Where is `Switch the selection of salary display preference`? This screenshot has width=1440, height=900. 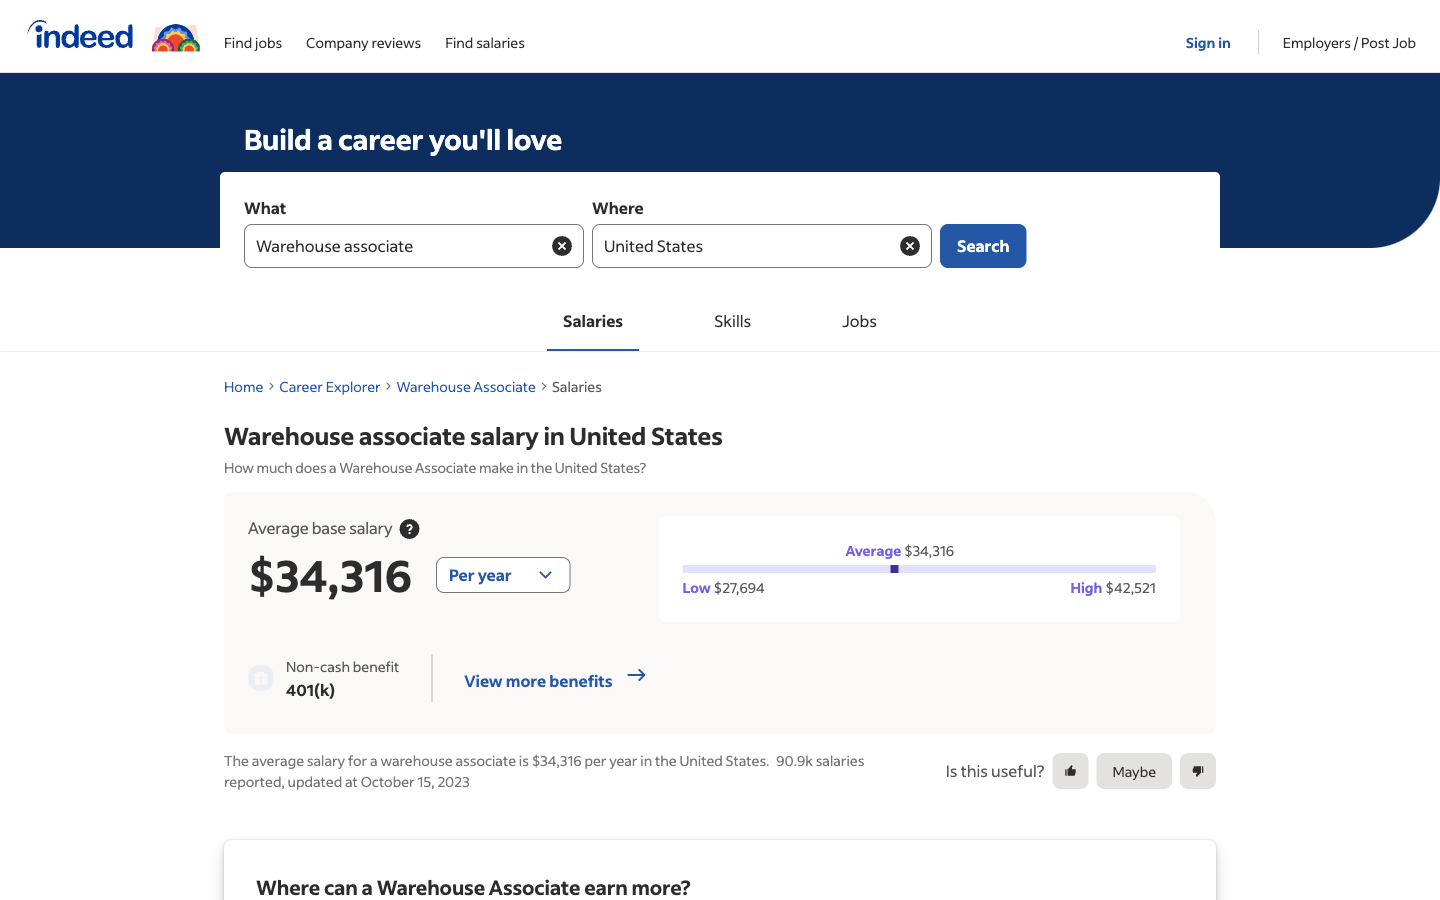 Switch the selection of salary display preference is located at coordinates (501, 575).